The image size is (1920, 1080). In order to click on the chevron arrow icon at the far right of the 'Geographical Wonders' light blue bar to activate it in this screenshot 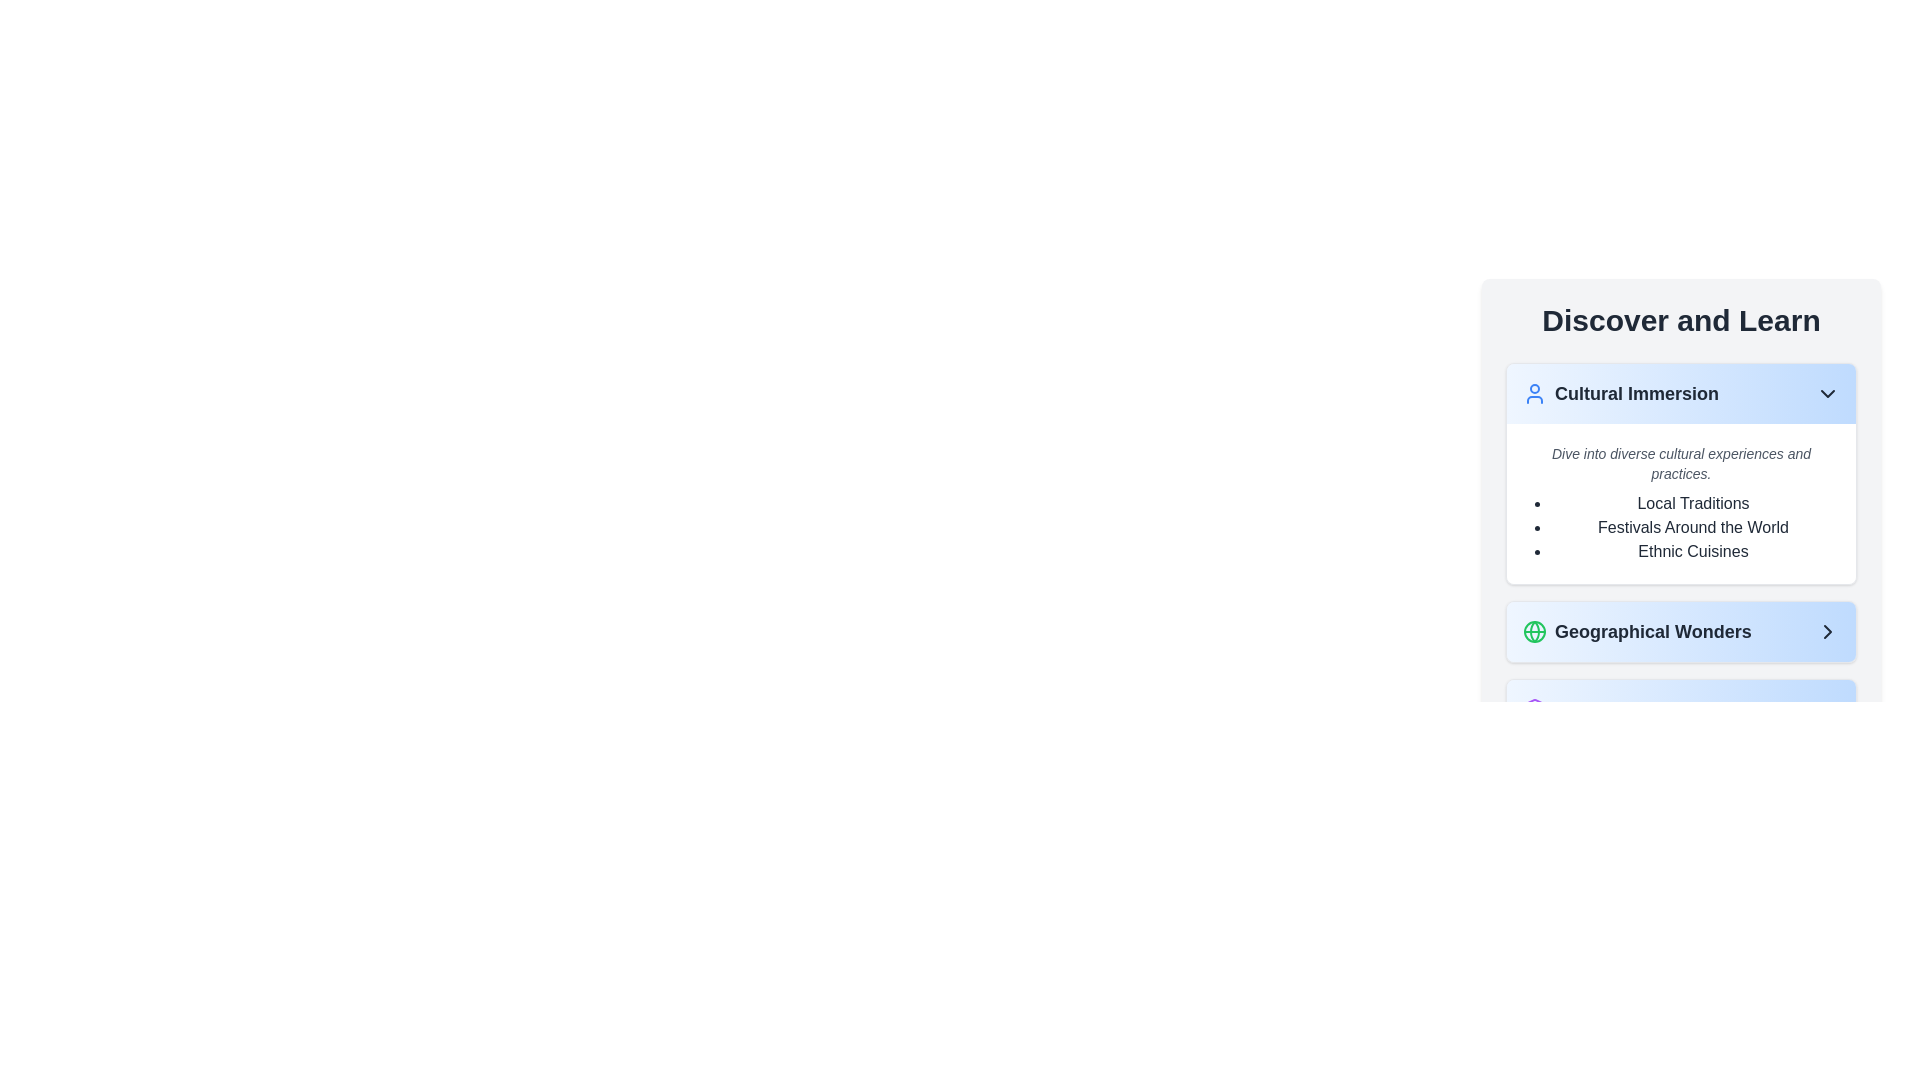, I will do `click(1828, 632)`.